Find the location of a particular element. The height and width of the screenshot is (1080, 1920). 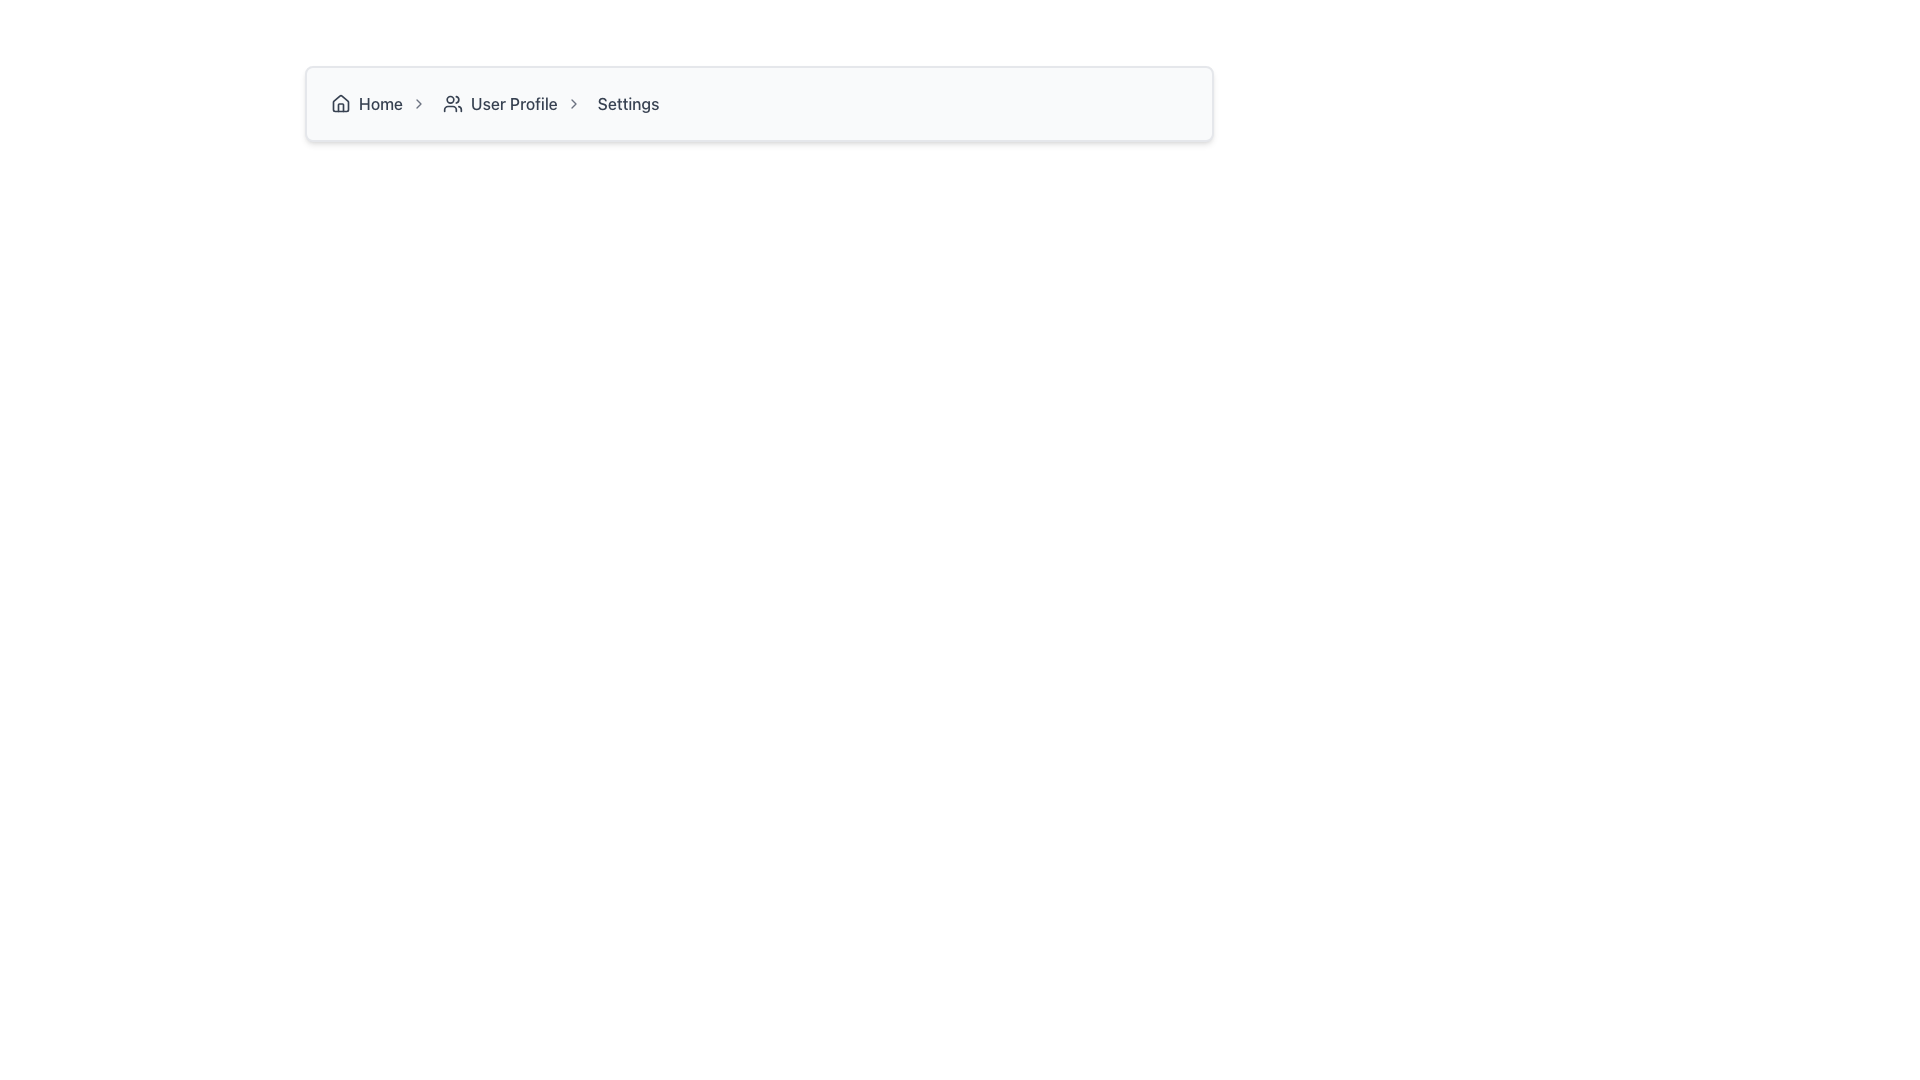

the 'Home' link in the breadcrumb navigation bar is located at coordinates (379, 104).